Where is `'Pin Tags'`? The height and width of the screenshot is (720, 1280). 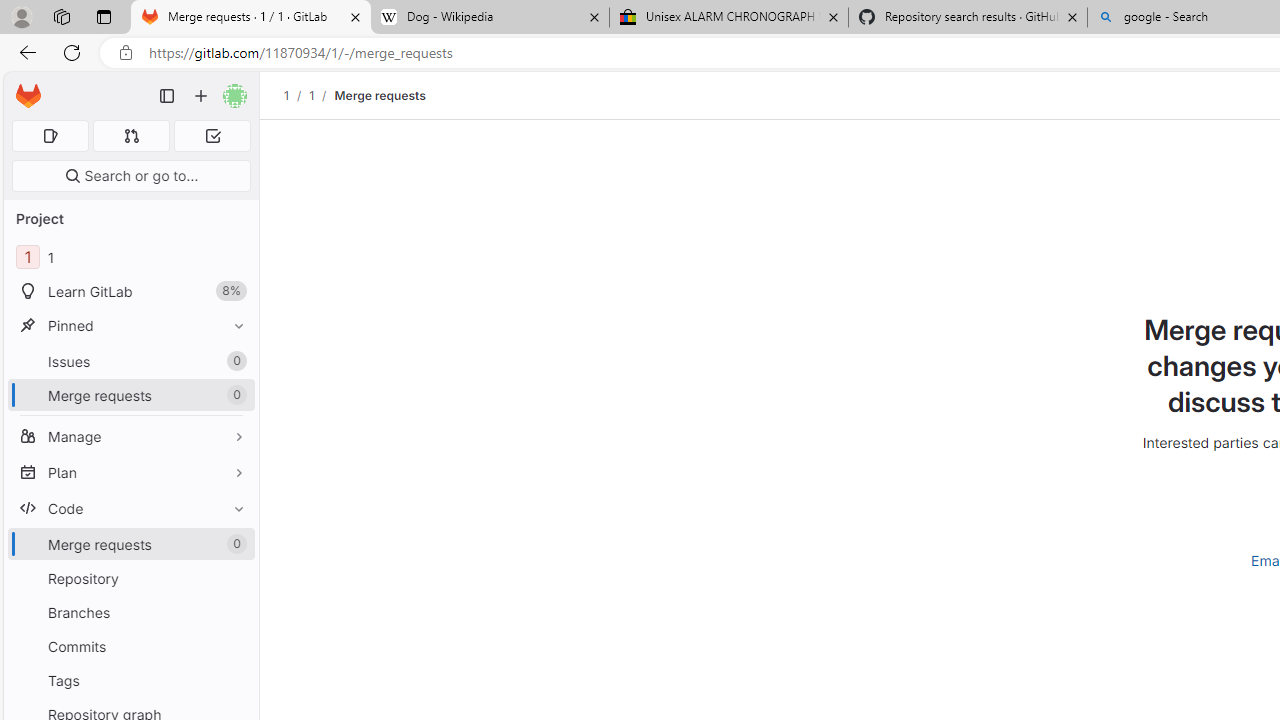 'Pin Tags' is located at coordinates (234, 679).